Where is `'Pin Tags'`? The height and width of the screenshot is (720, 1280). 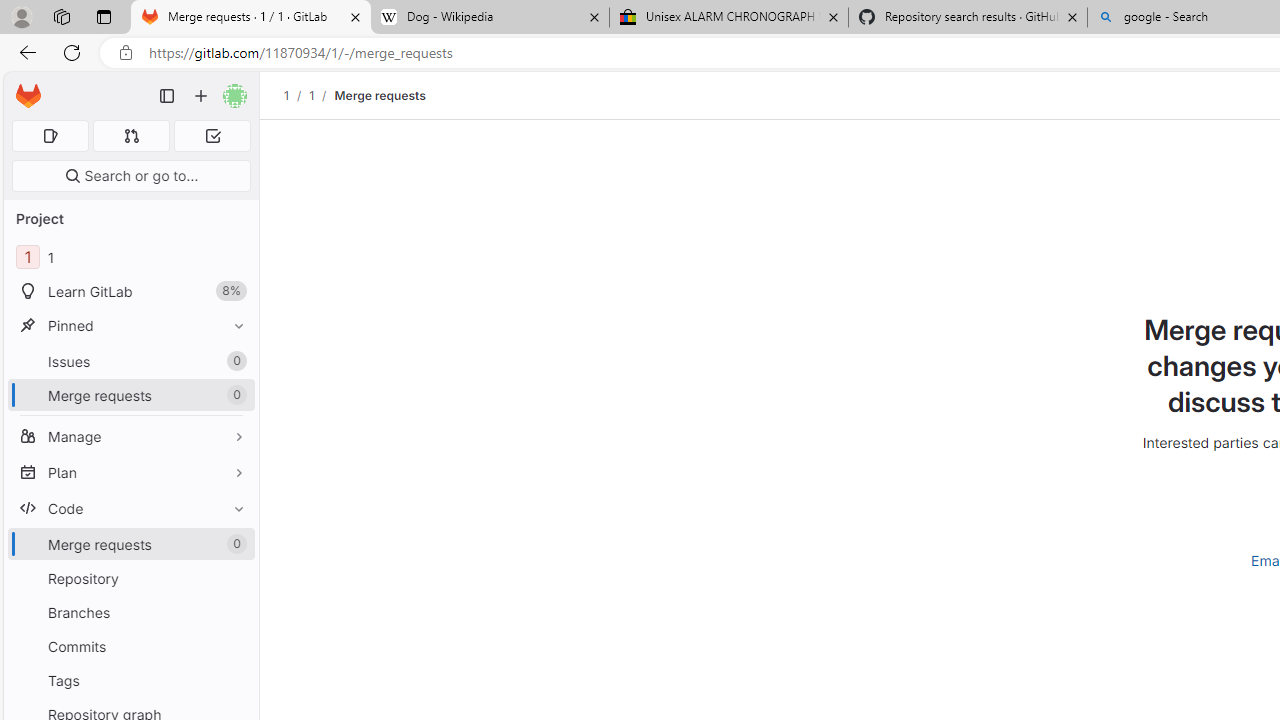 'Pin Tags' is located at coordinates (234, 679).